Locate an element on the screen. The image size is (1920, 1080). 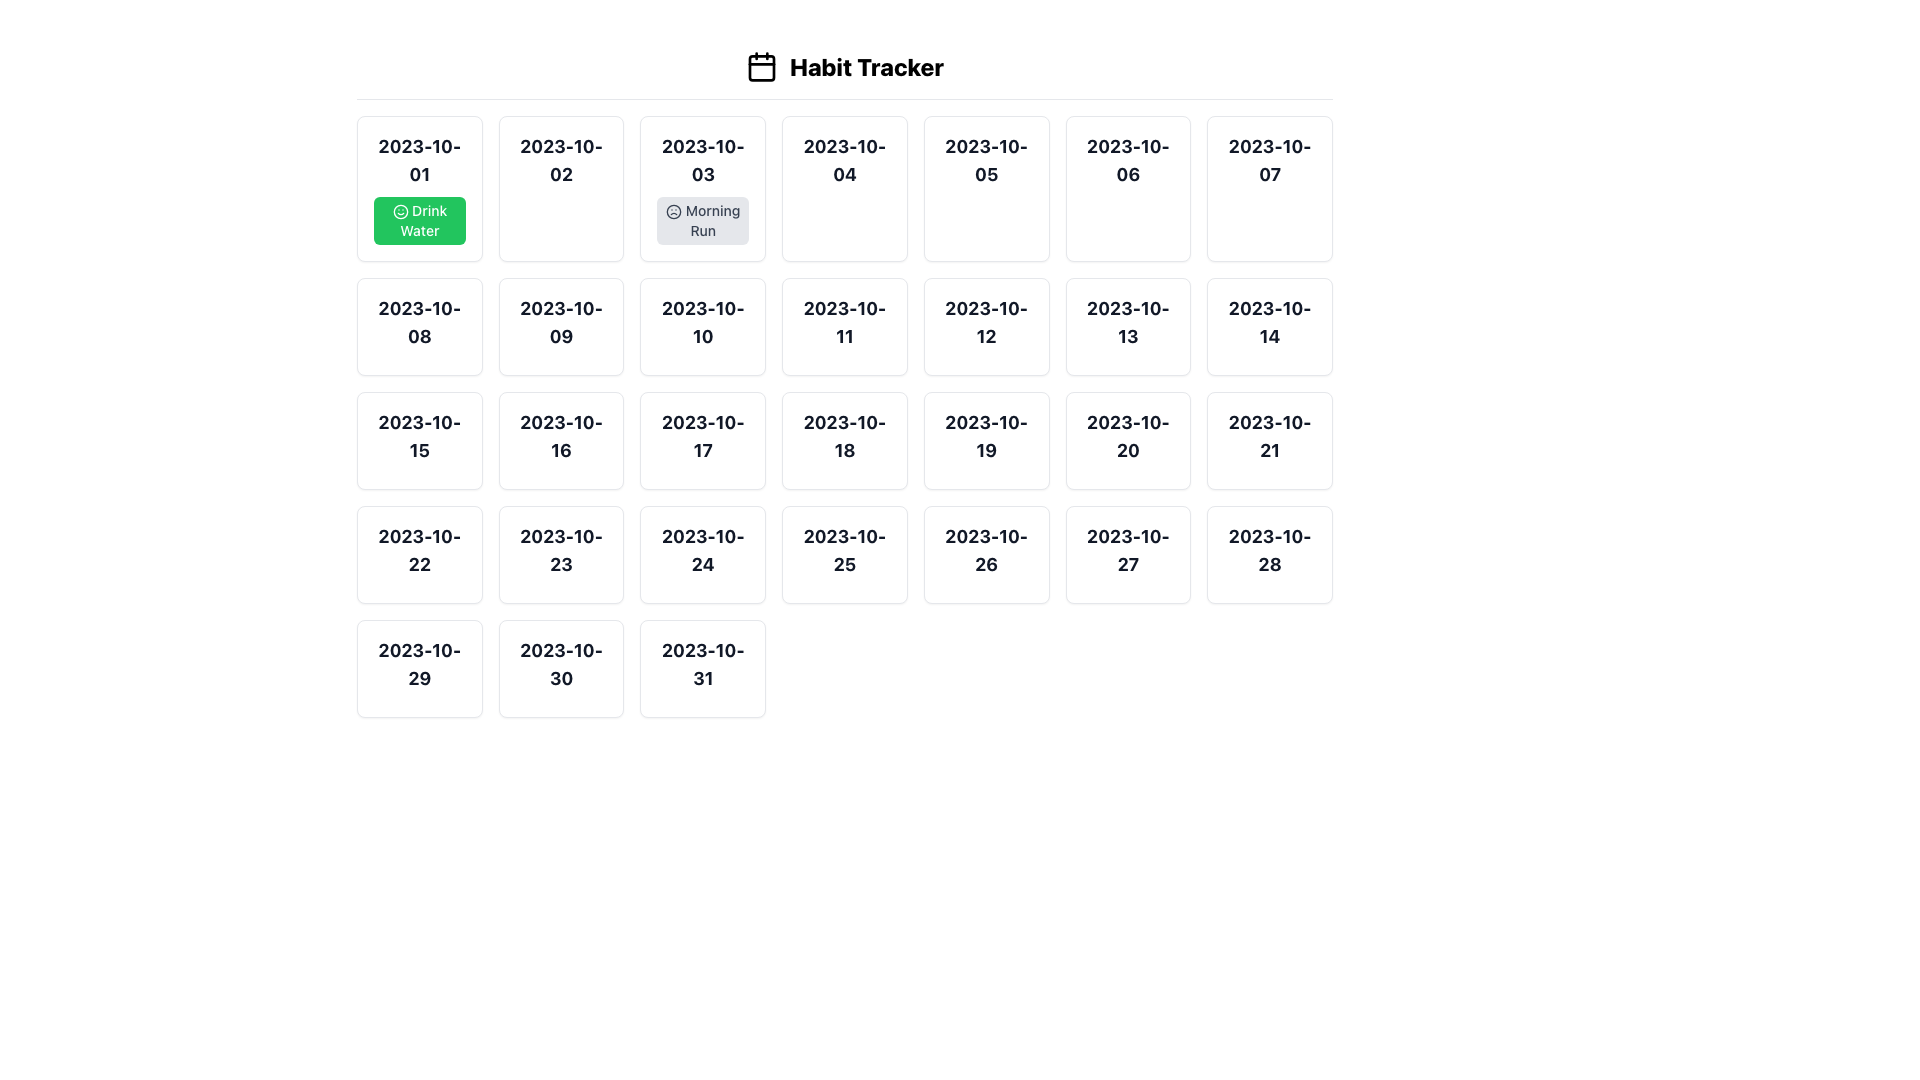
the card representing the date '2023-10-26' in the calendar grid is located at coordinates (986, 555).